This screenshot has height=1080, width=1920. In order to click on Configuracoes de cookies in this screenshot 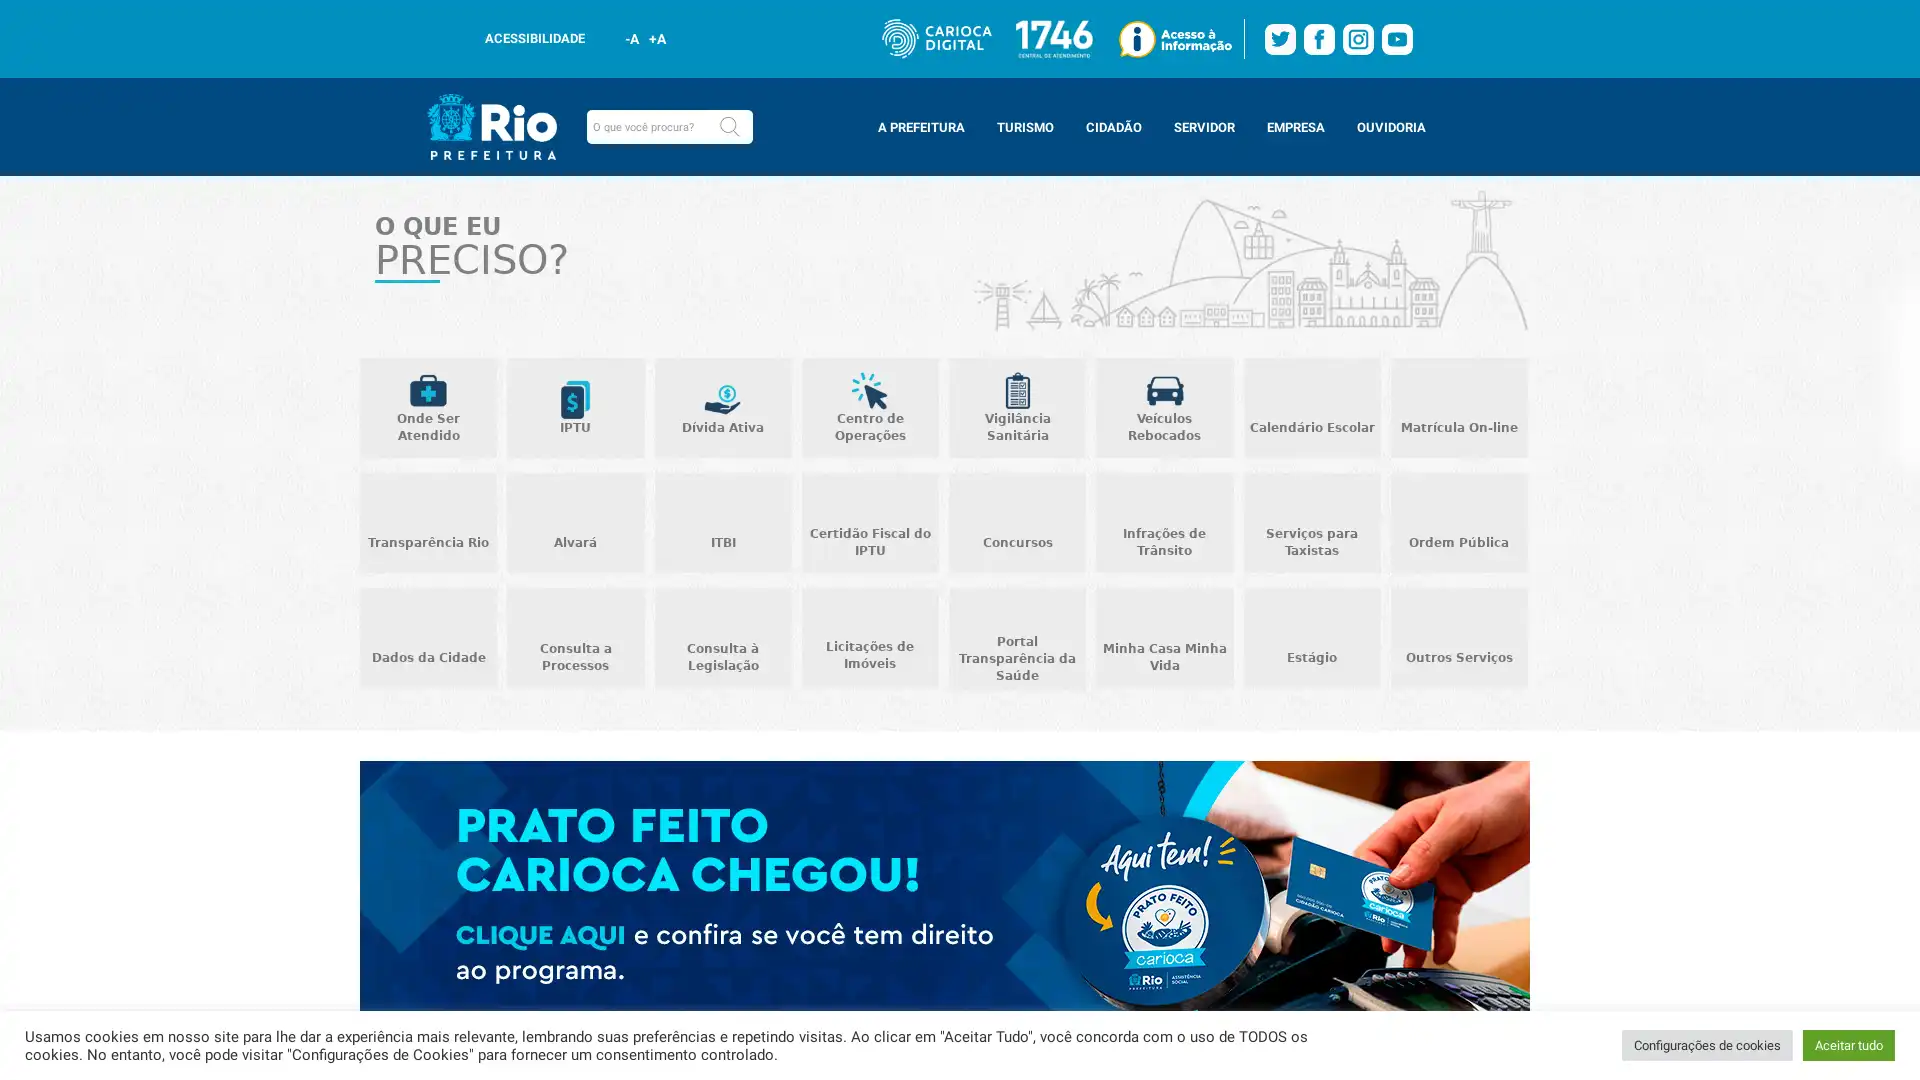, I will do `click(1706, 1044)`.